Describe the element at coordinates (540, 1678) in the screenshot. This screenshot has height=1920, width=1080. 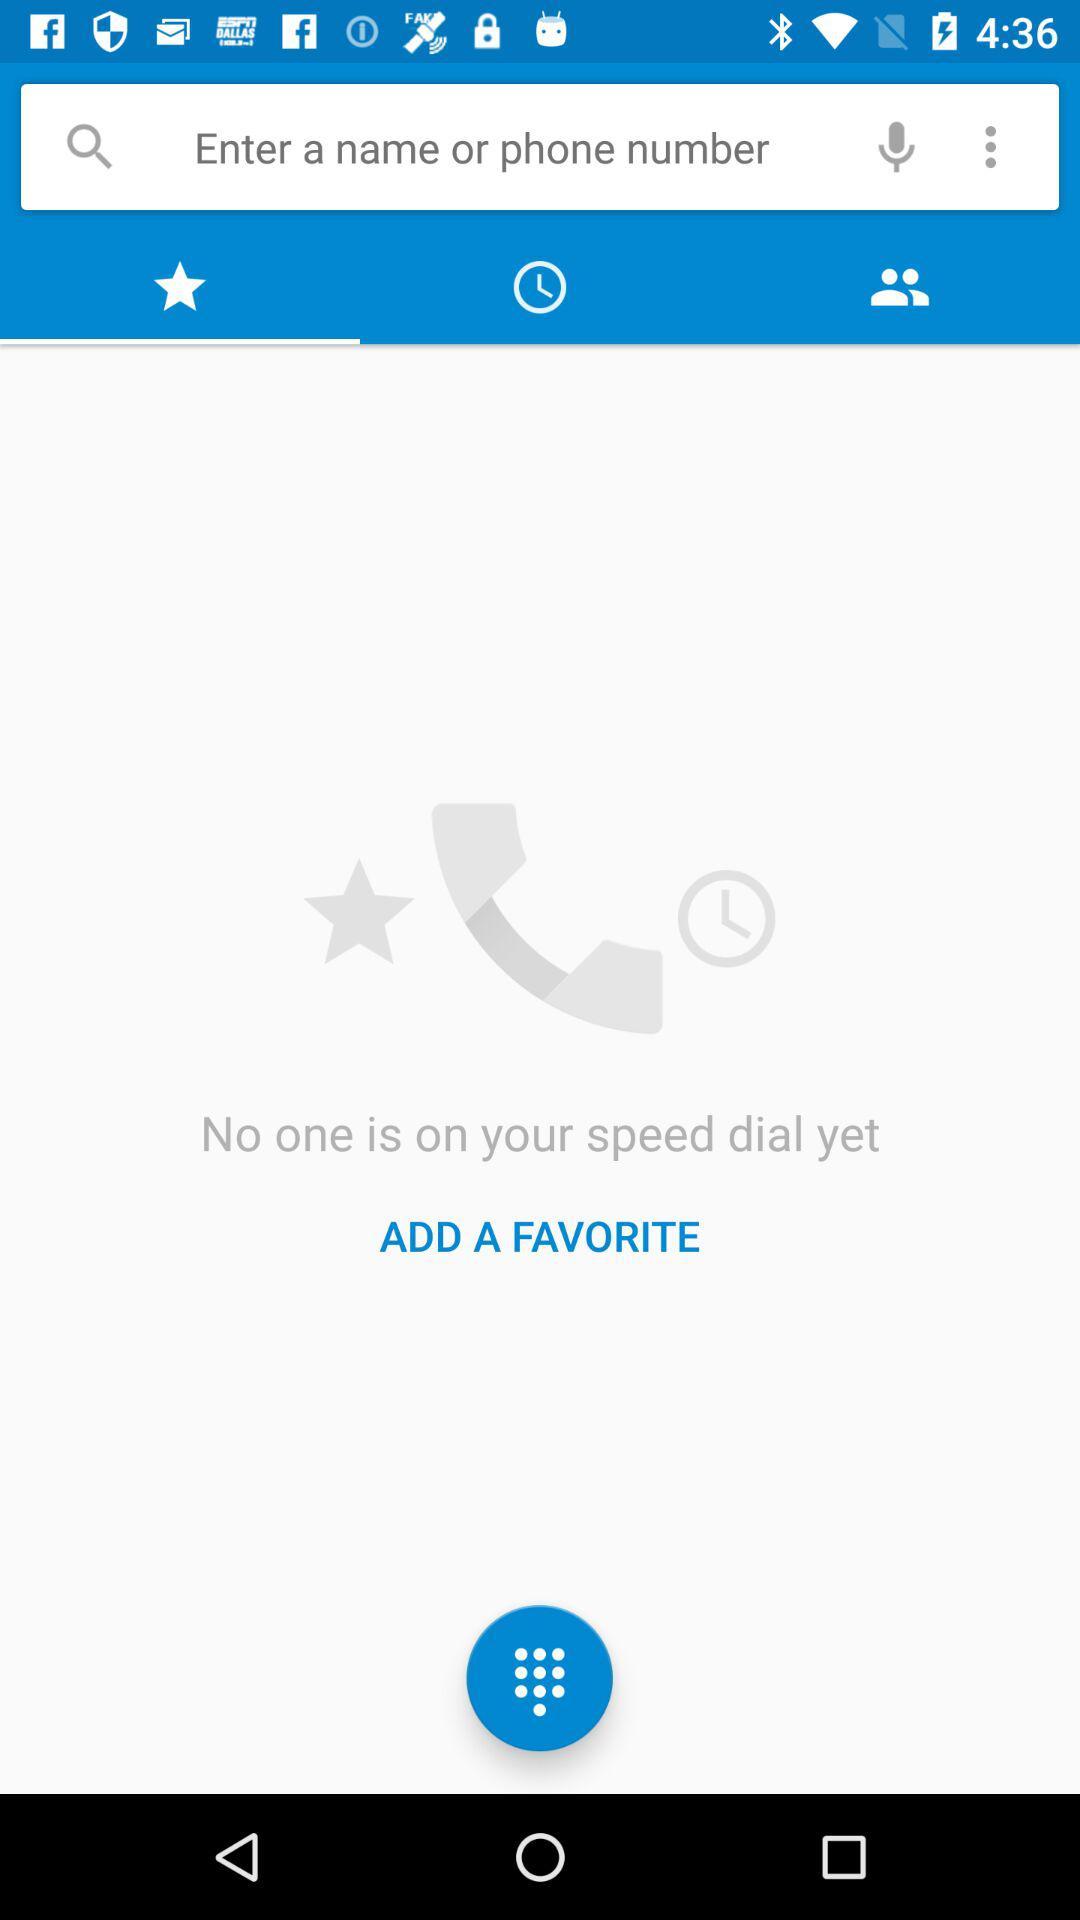
I see `the dialpad icon` at that location.